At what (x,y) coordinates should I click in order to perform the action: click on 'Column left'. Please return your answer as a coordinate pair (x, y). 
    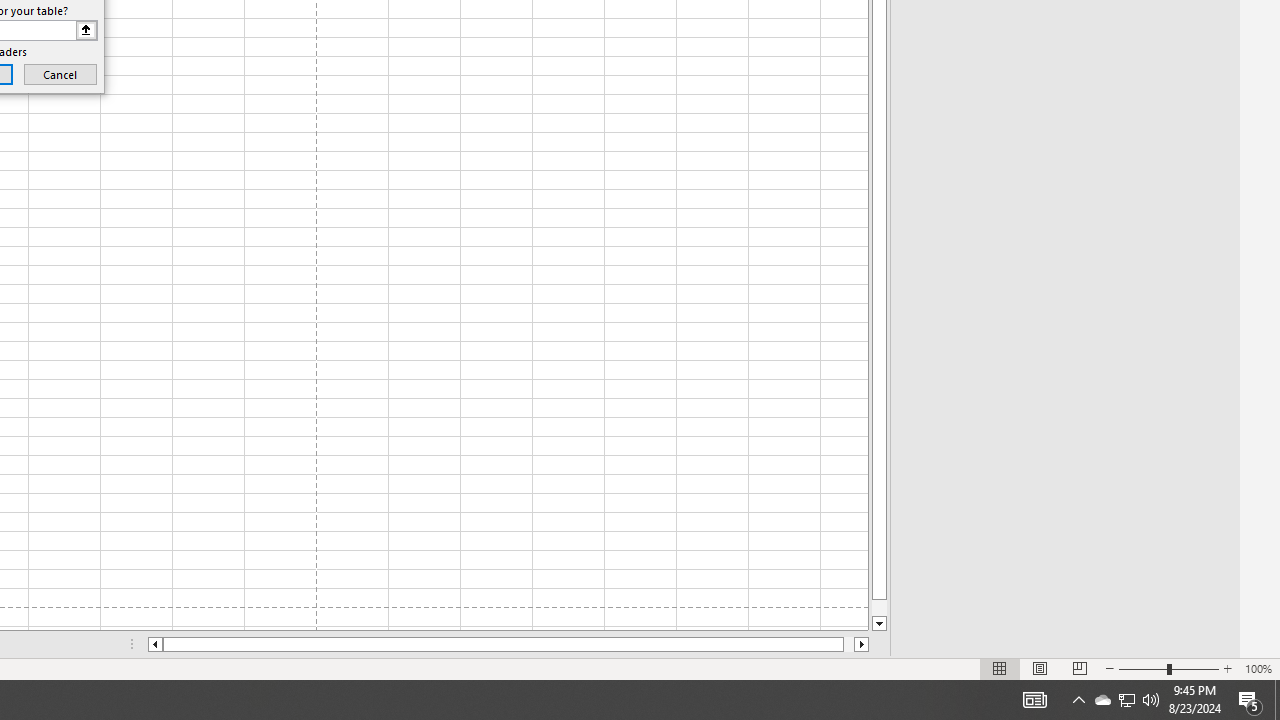
    Looking at the image, I should click on (153, 644).